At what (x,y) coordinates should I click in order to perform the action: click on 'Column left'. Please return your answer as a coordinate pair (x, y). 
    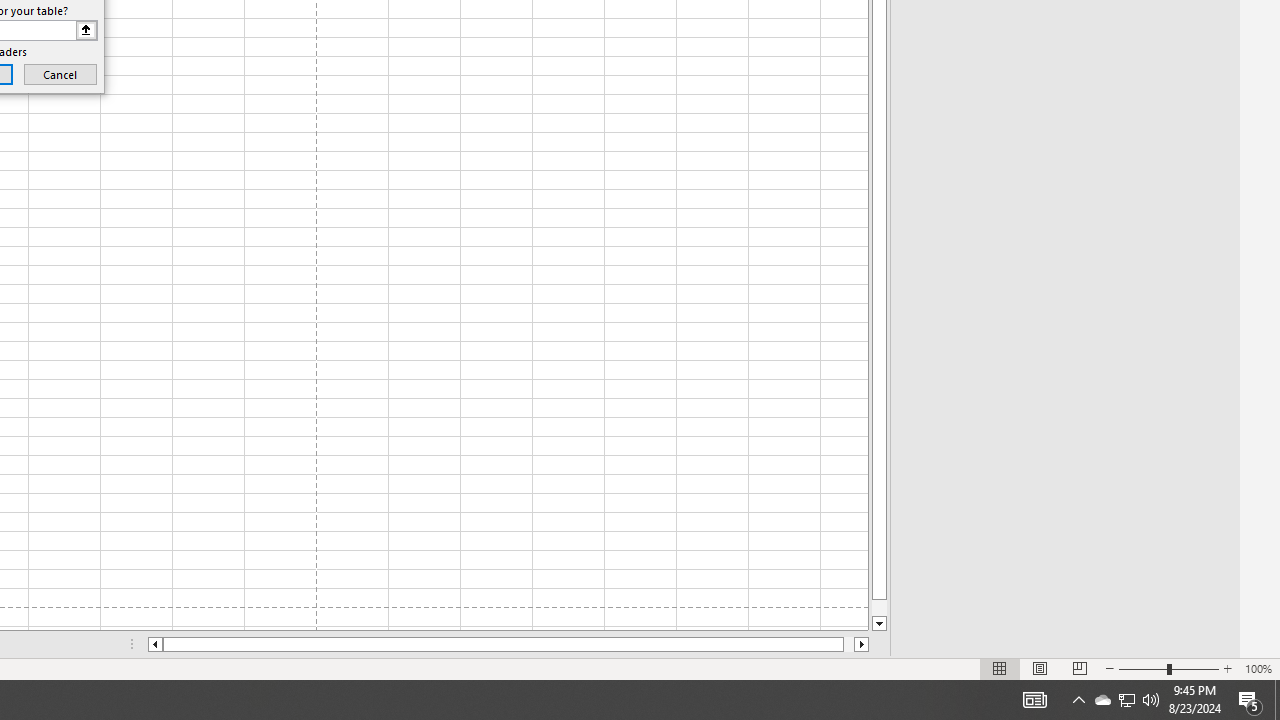
    Looking at the image, I should click on (153, 644).